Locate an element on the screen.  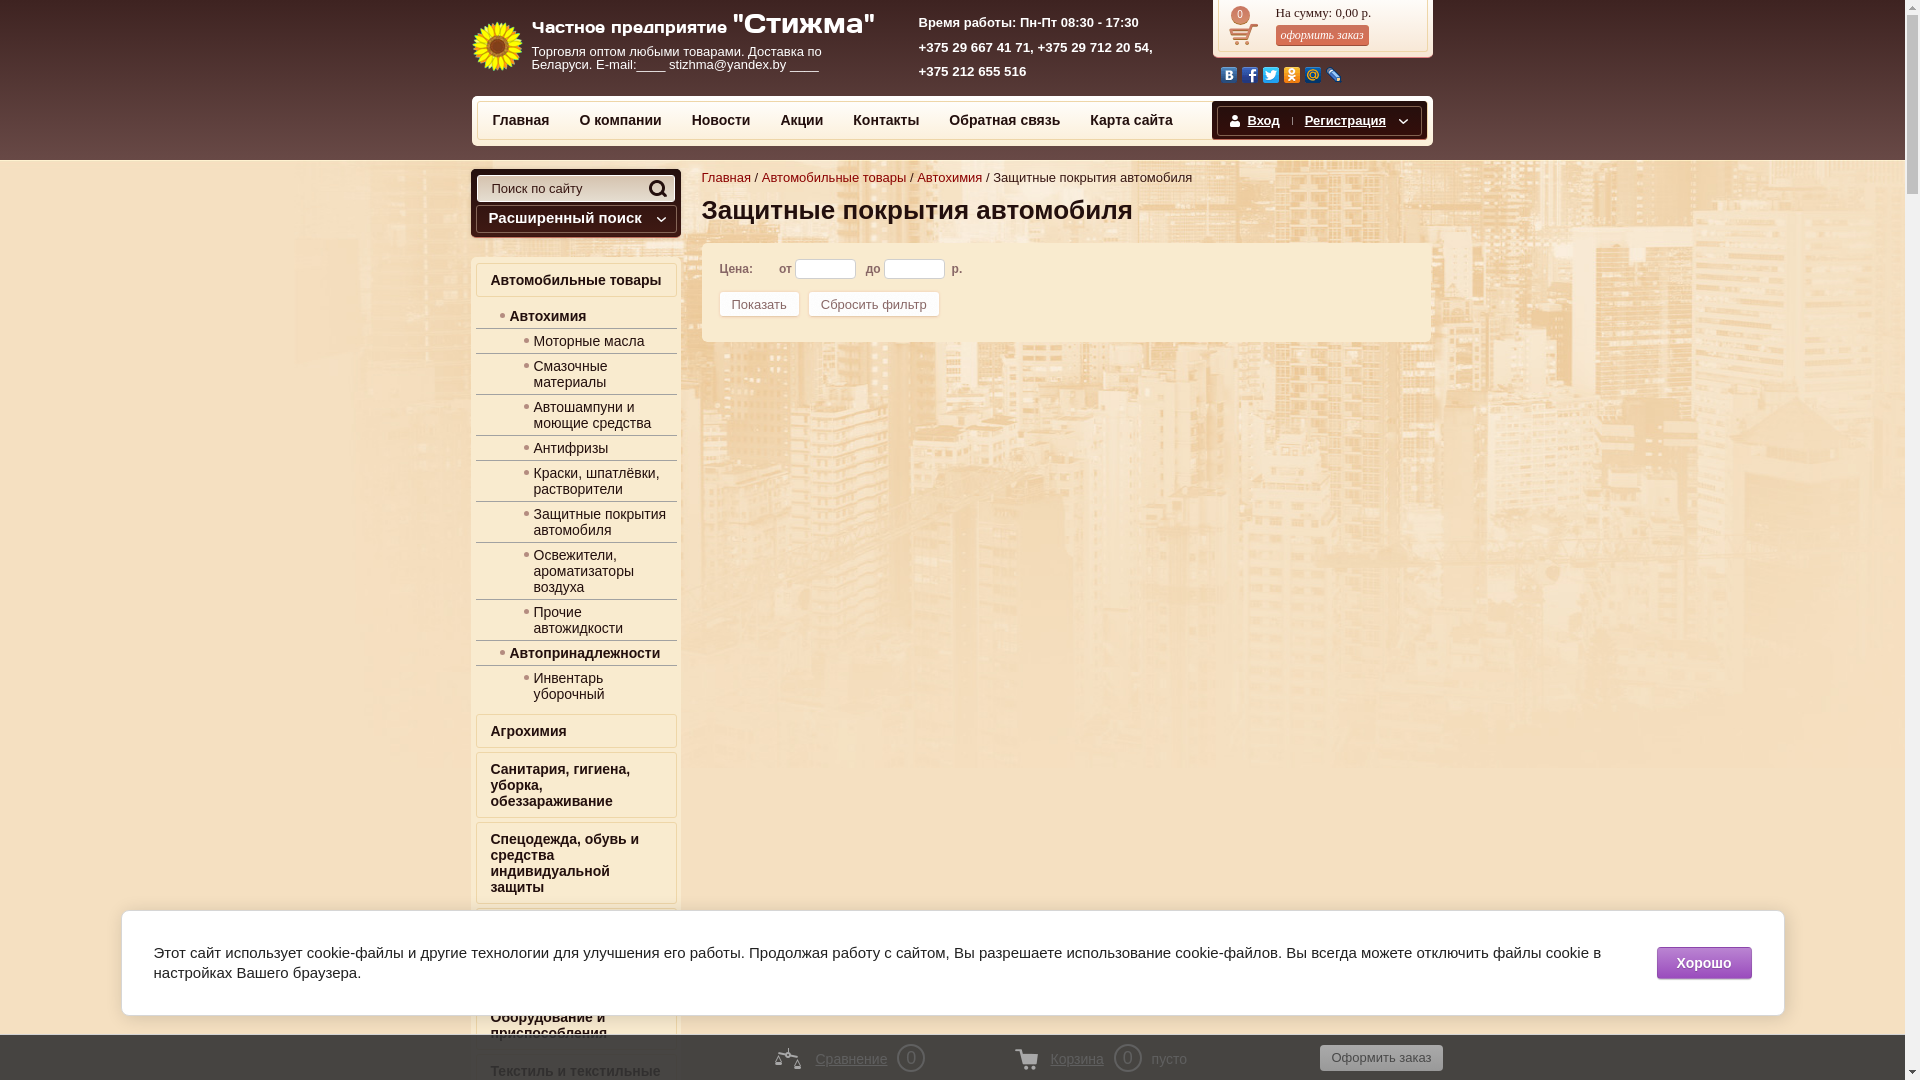
'LiveJournal' is located at coordinates (1334, 73).